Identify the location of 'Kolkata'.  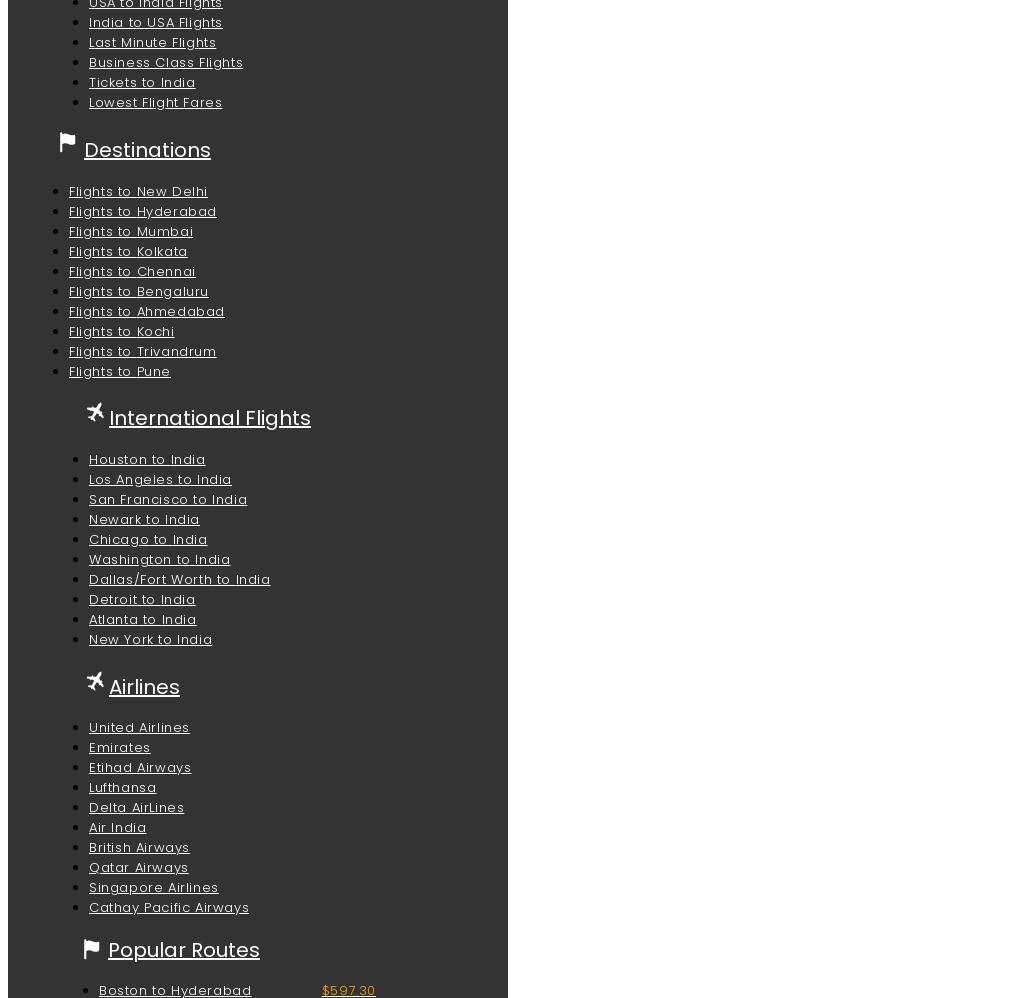
(161, 250).